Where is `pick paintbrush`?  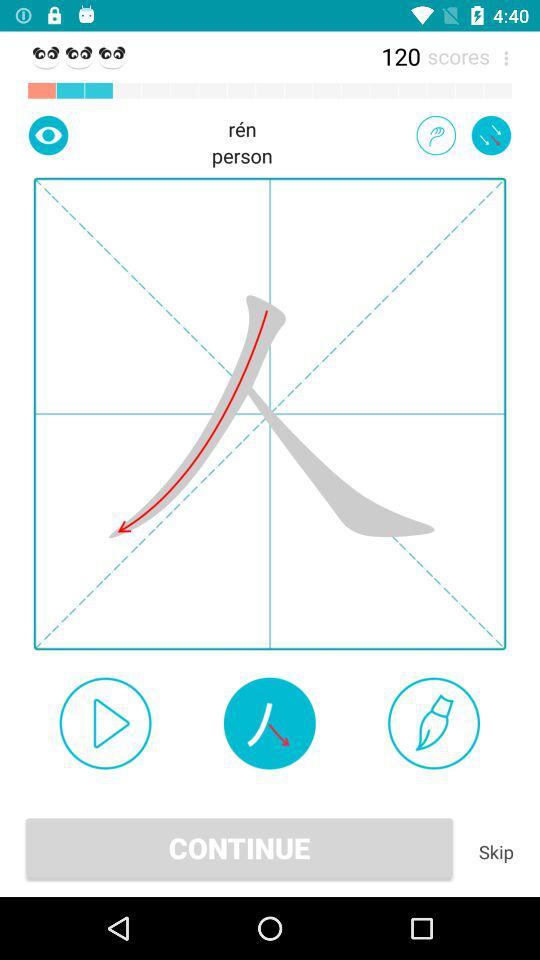
pick paintbrush is located at coordinates (433, 722).